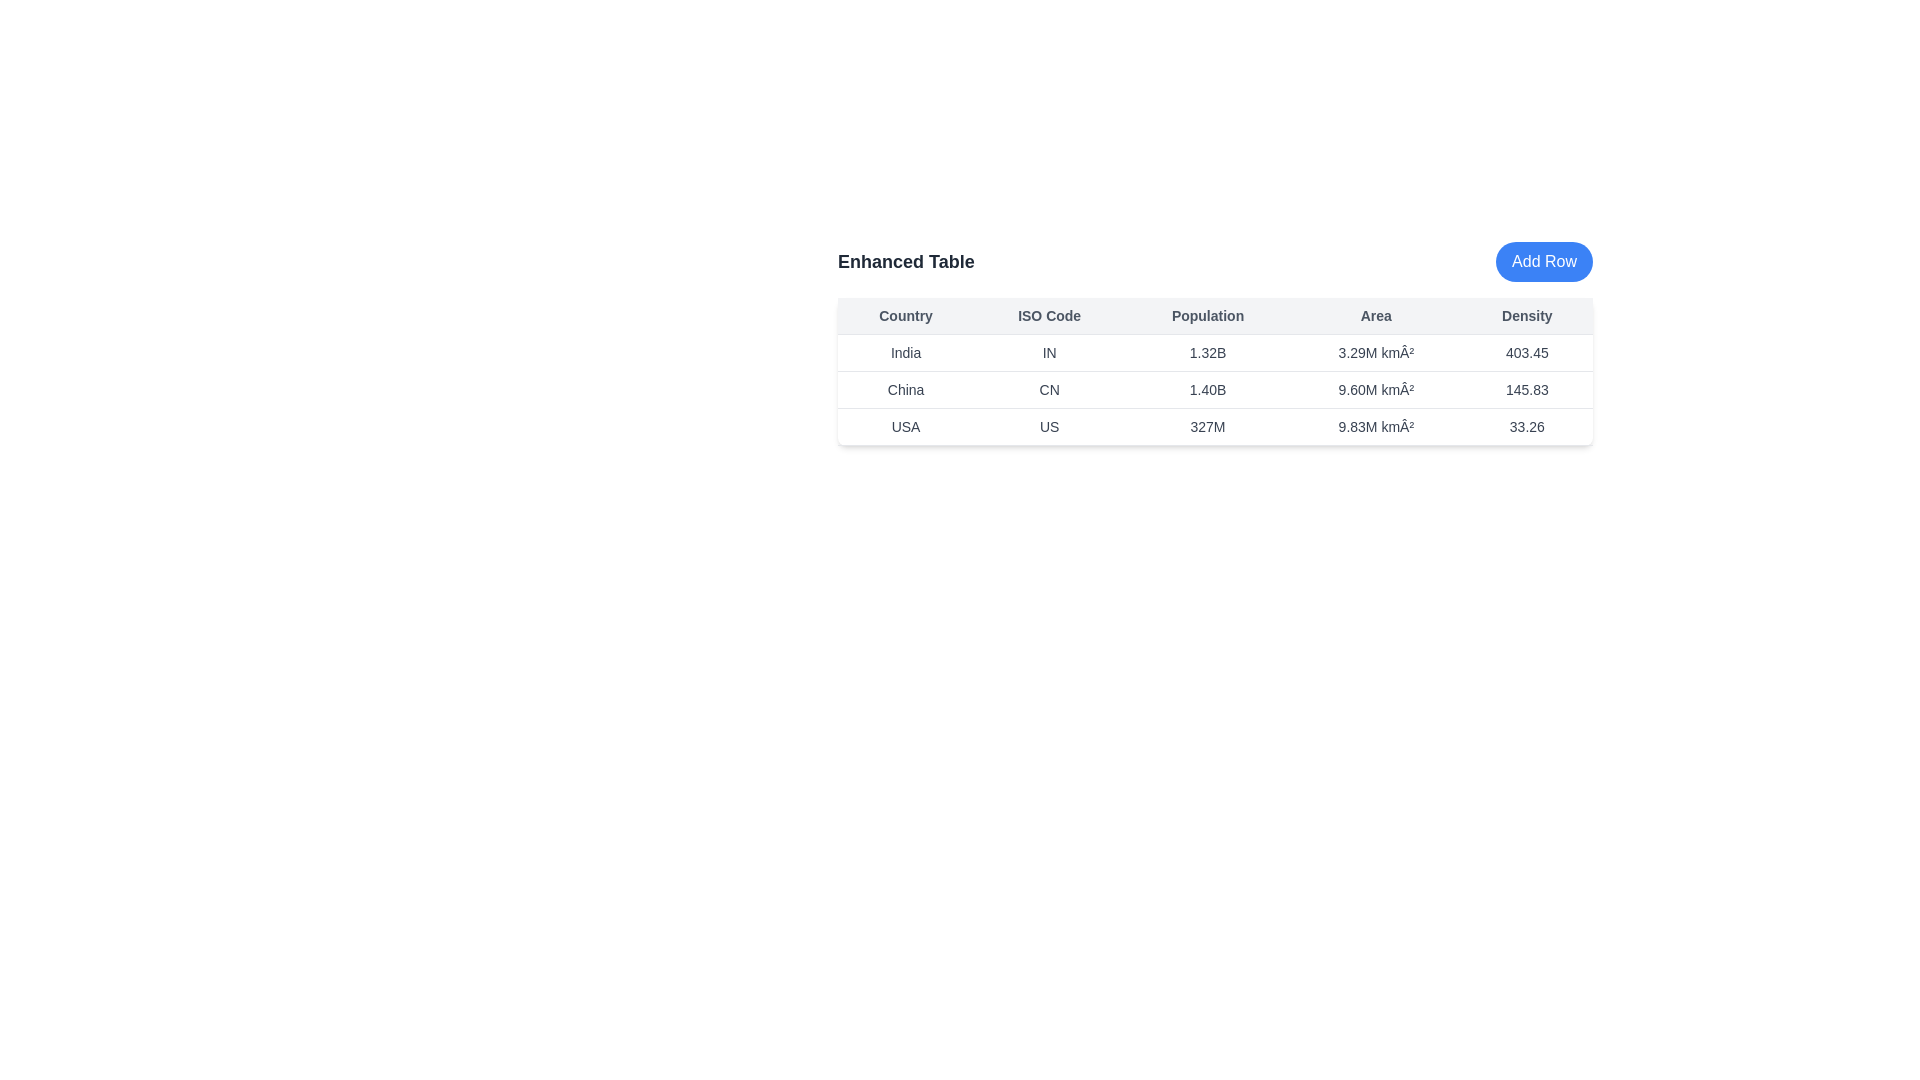 The image size is (1920, 1080). I want to click on the text label displaying 'IN' in a small gray font, which is located in the first row of the table under the 'ISO Code' header, positioned between 'India' and '1.32B', so click(1048, 352).